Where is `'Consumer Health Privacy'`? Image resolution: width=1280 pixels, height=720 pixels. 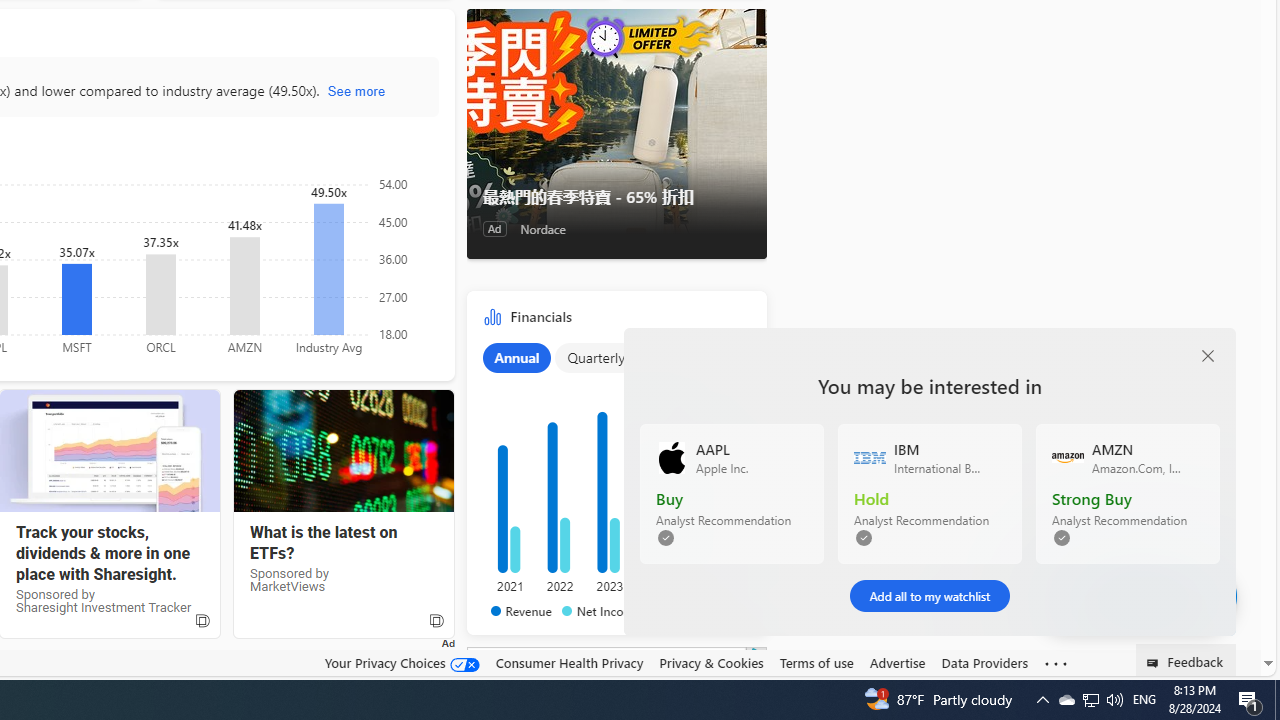 'Consumer Health Privacy' is located at coordinates (568, 663).